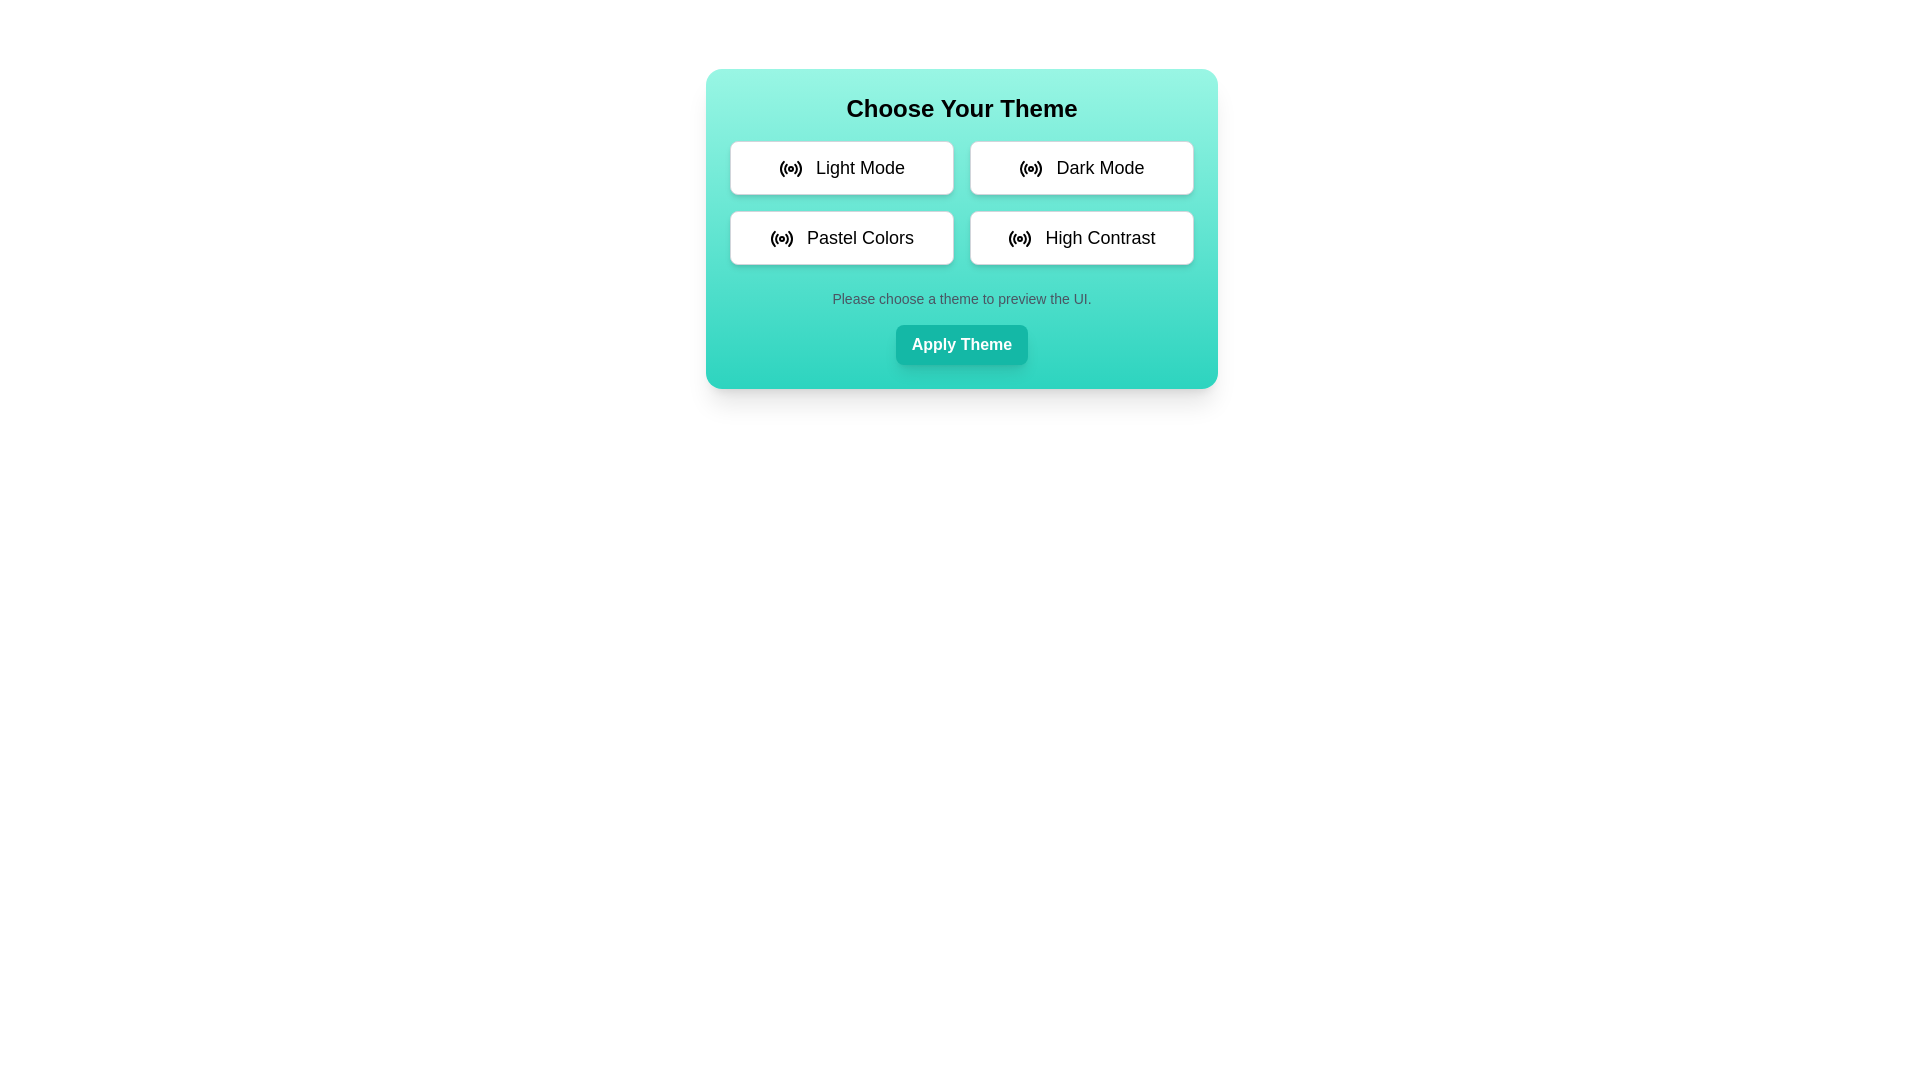  Describe the element at coordinates (781, 238) in the screenshot. I see `the 'Pastel Colors' icon located to the left of the 'Pastel Colors' button in the theme selection interface` at that location.